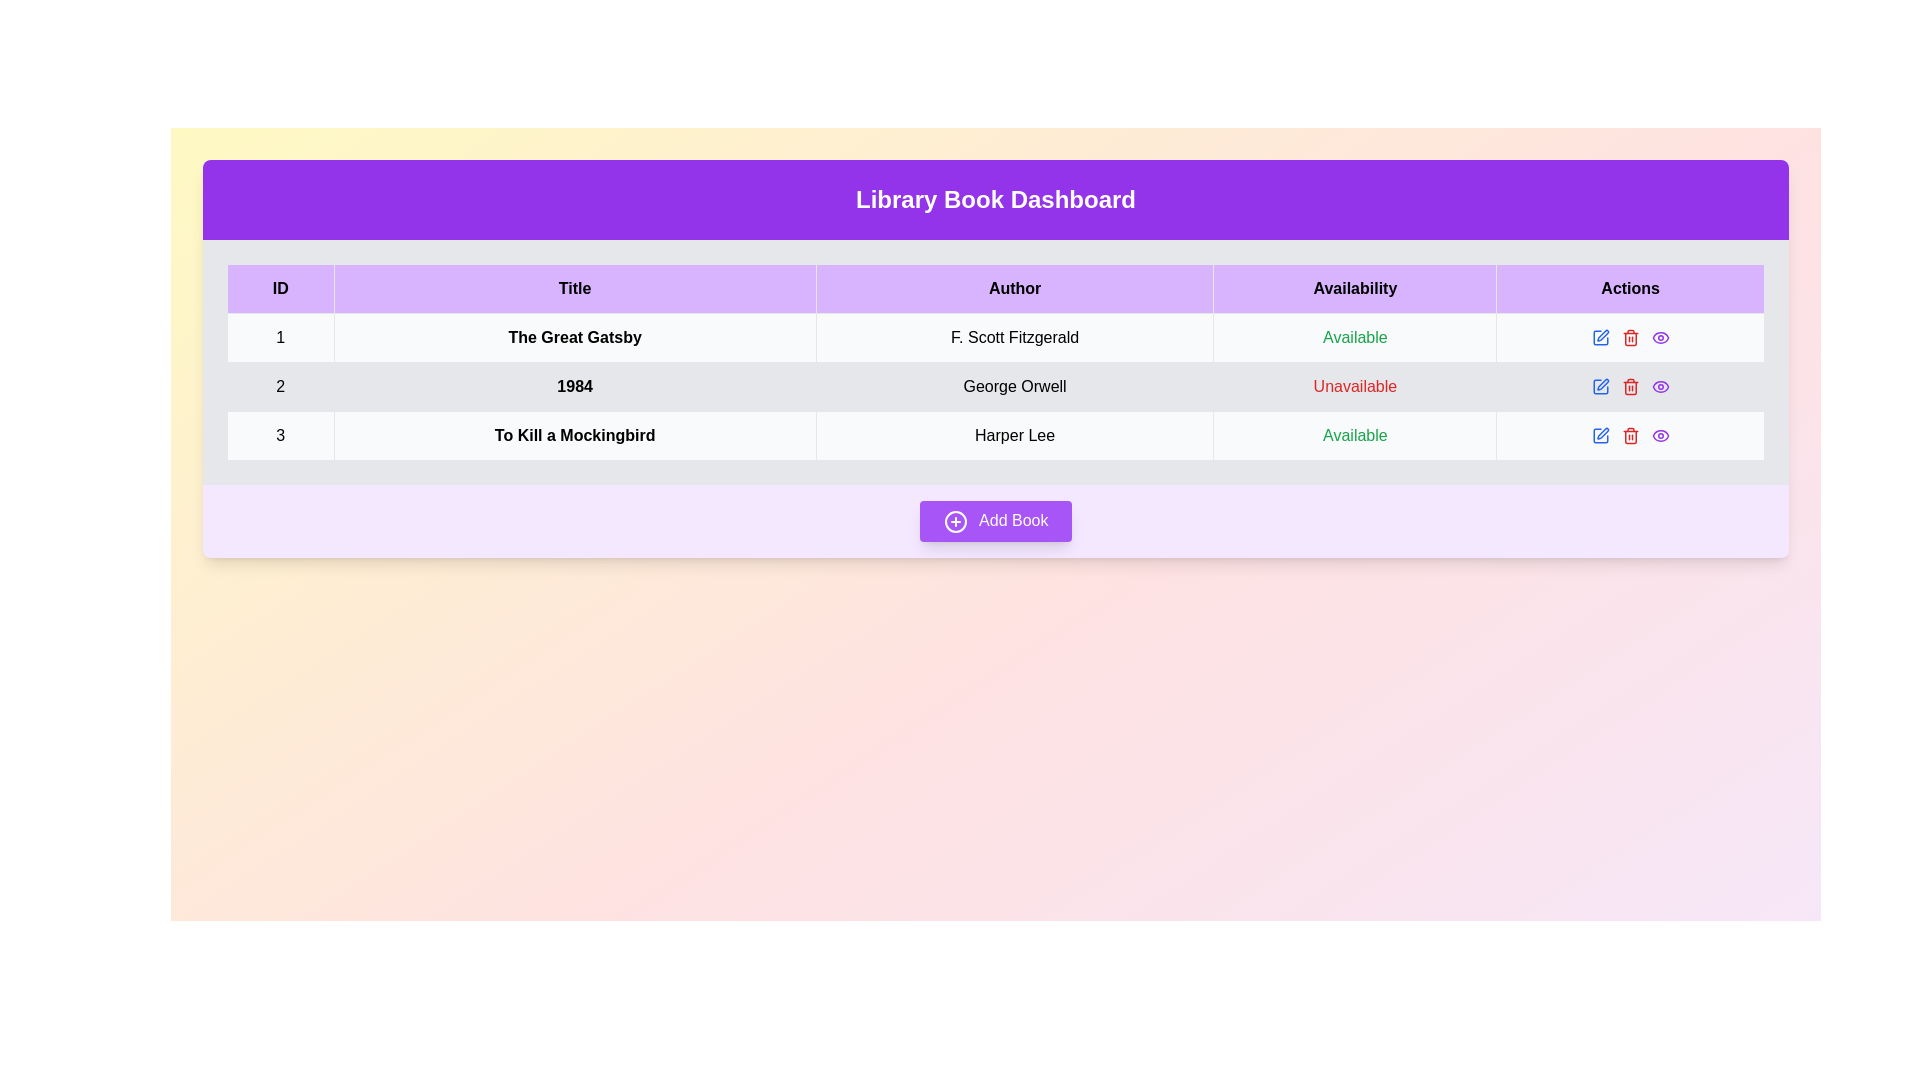  What do you see at coordinates (574, 386) in the screenshot?
I see `the text label displaying '1984' in bold, located in the second row of the table under the 'Title' column` at bounding box center [574, 386].